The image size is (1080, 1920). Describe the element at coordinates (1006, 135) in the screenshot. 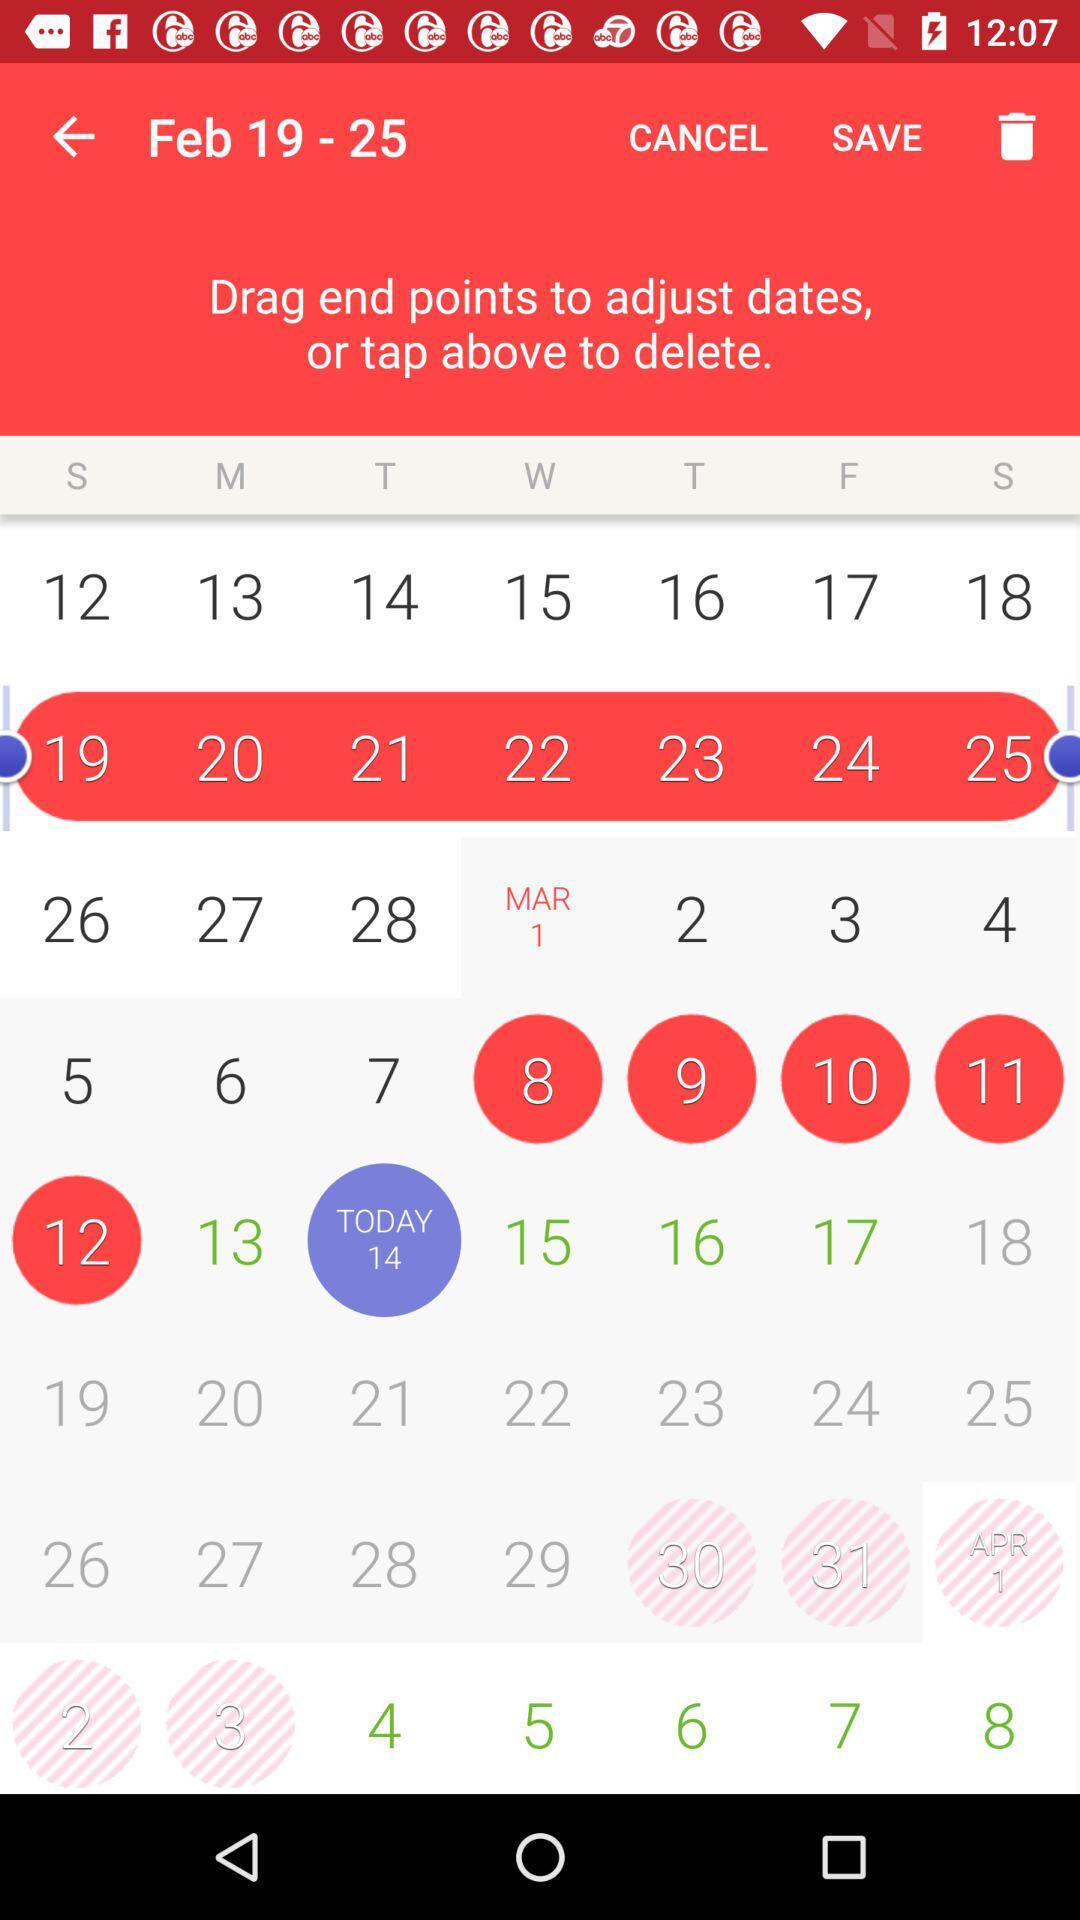

I see `delete selected` at that location.